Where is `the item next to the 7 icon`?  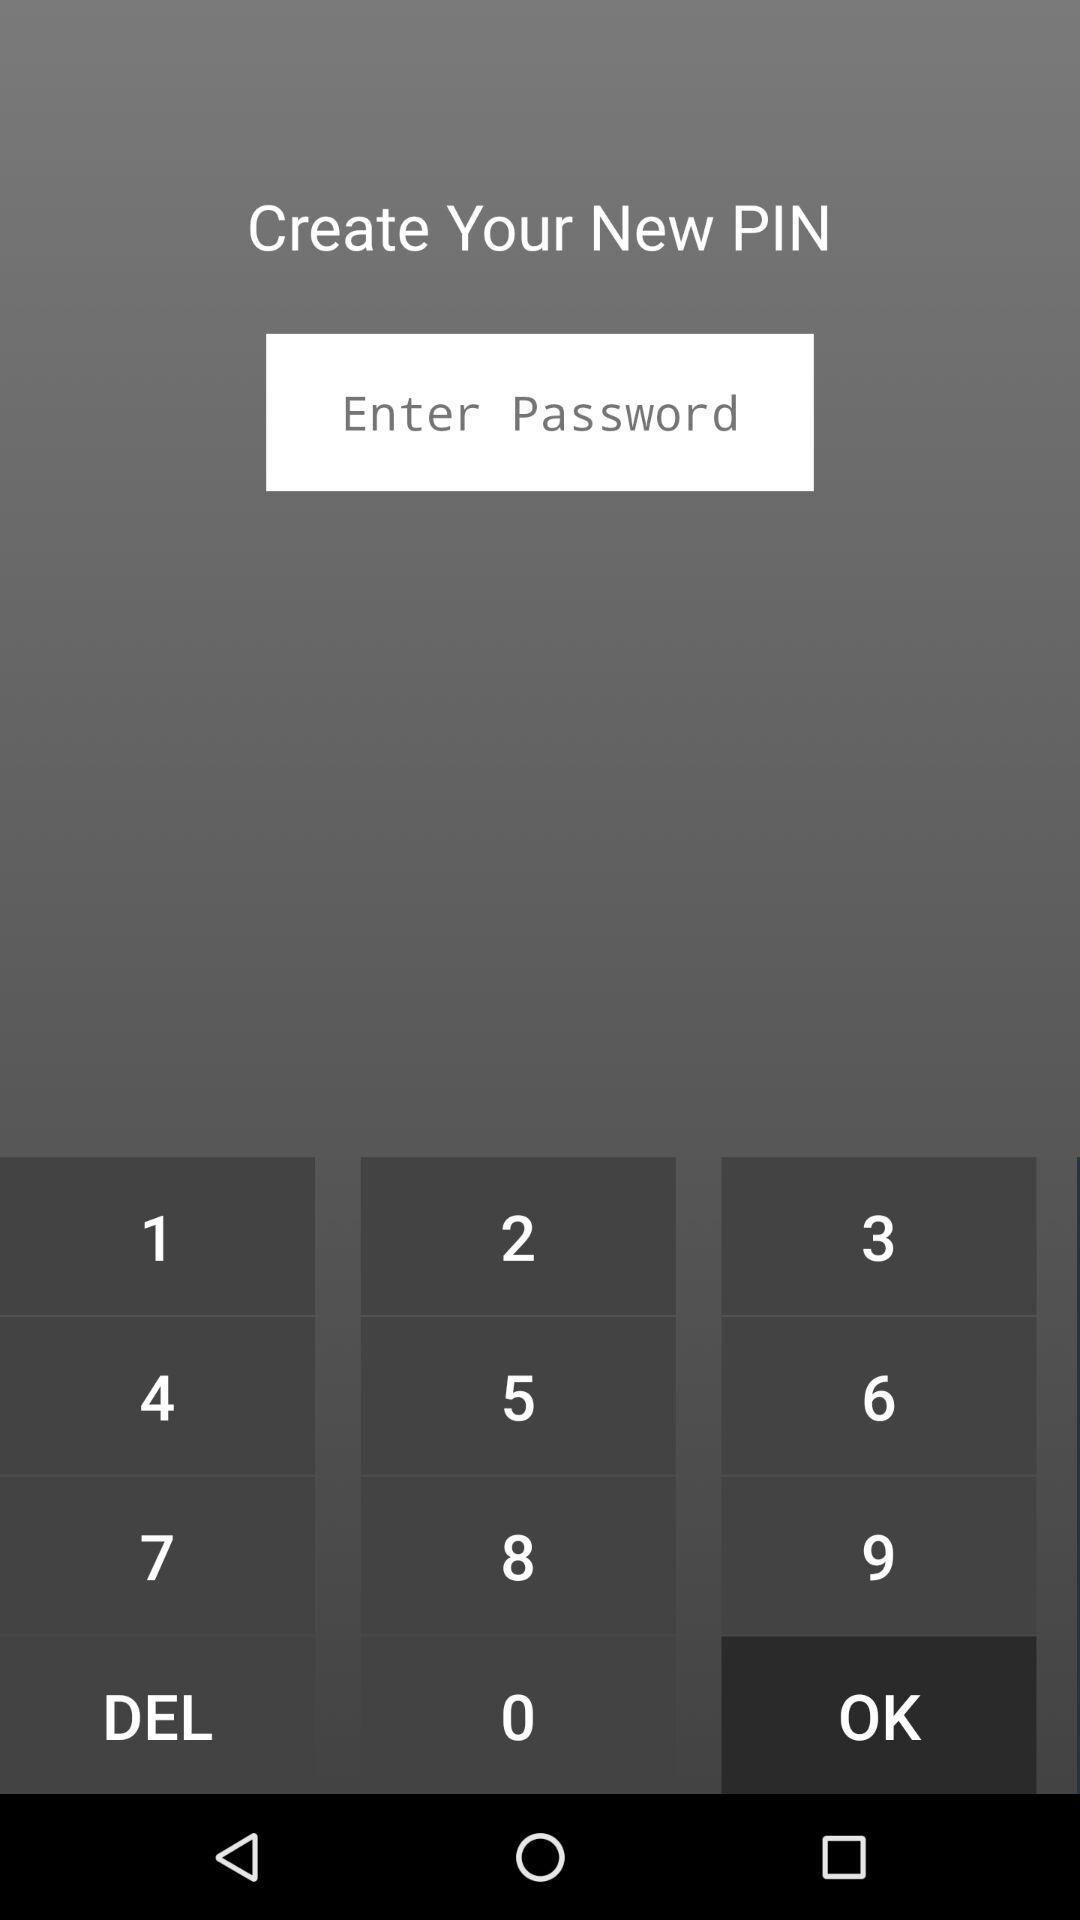
the item next to the 7 icon is located at coordinates (517, 1714).